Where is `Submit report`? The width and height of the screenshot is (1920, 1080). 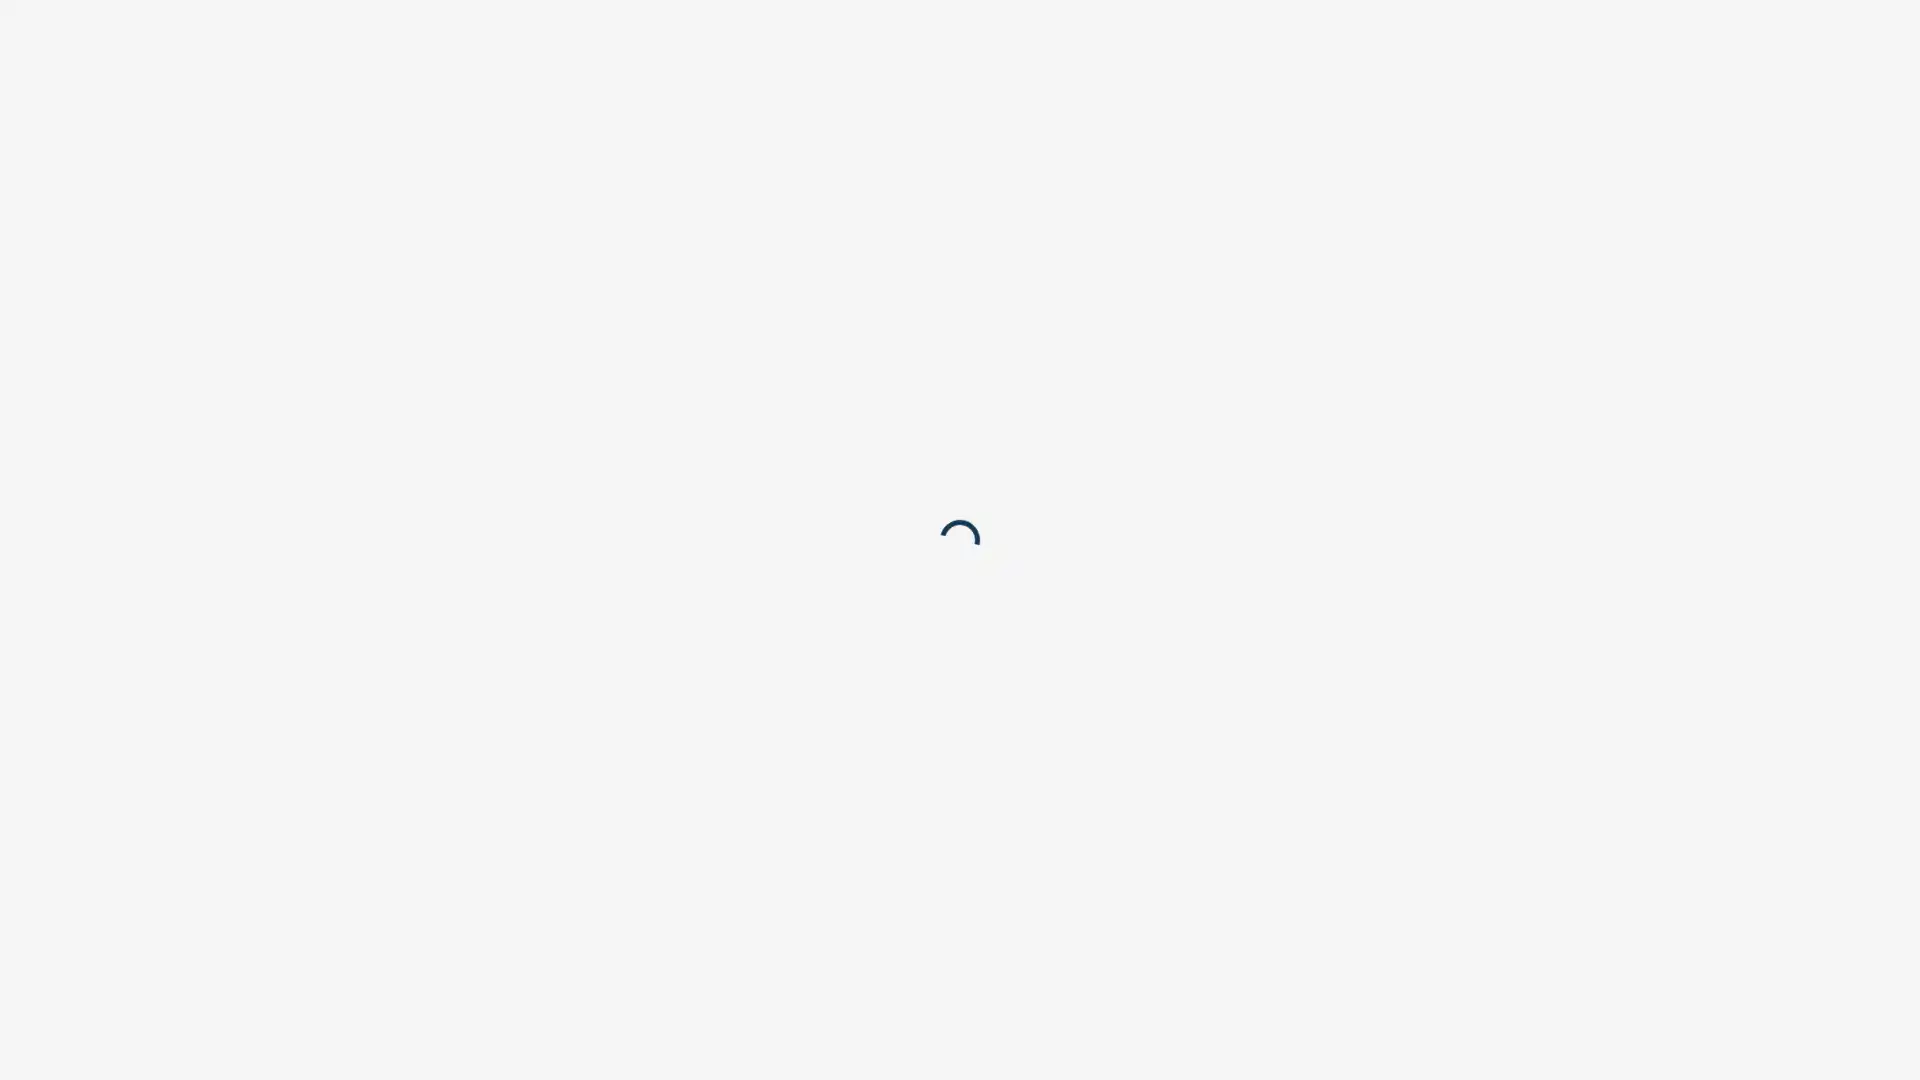
Submit report is located at coordinates (1200, 230).